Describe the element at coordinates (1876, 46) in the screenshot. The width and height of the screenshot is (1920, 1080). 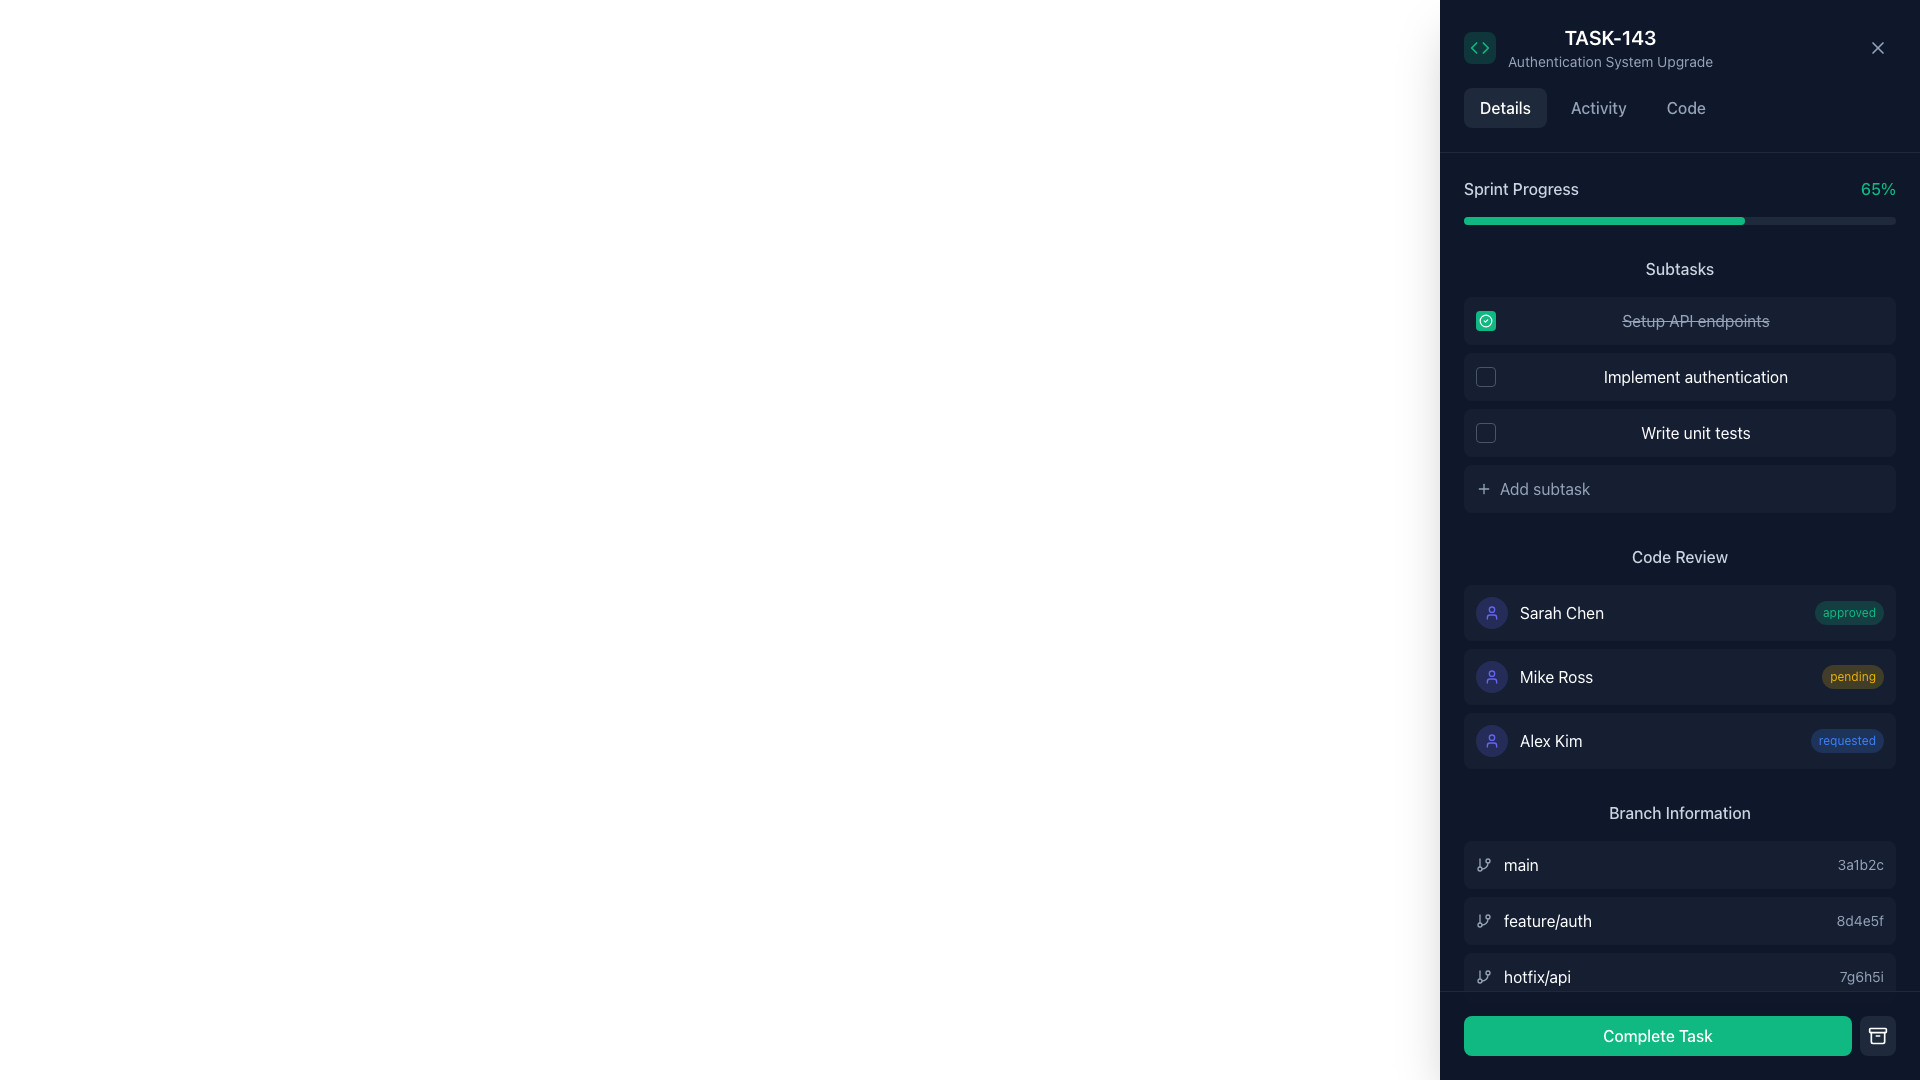
I see `the 'X' icon in the top-right corner of the 'TASK-143' modal` at that location.